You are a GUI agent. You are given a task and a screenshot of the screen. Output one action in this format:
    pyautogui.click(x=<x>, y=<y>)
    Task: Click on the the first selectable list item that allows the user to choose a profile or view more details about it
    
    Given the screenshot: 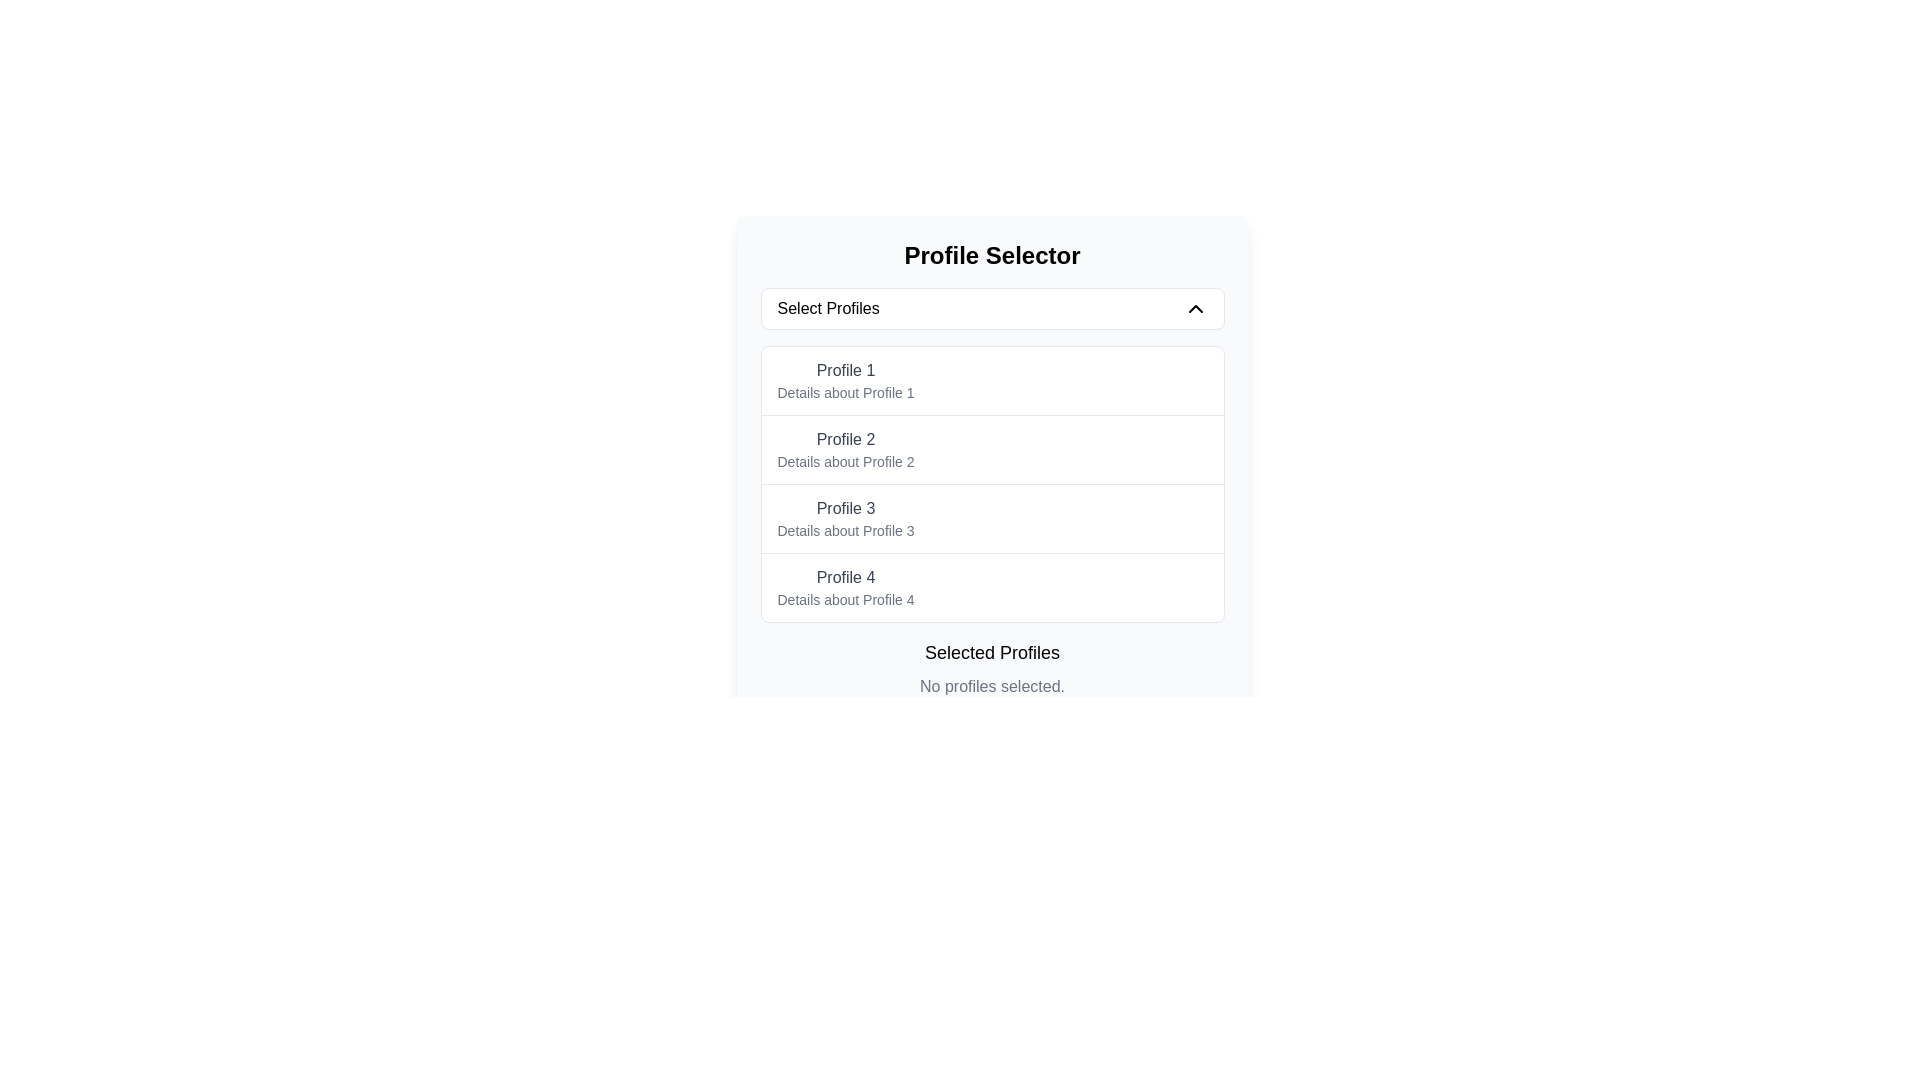 What is the action you would take?
    pyautogui.click(x=992, y=381)
    